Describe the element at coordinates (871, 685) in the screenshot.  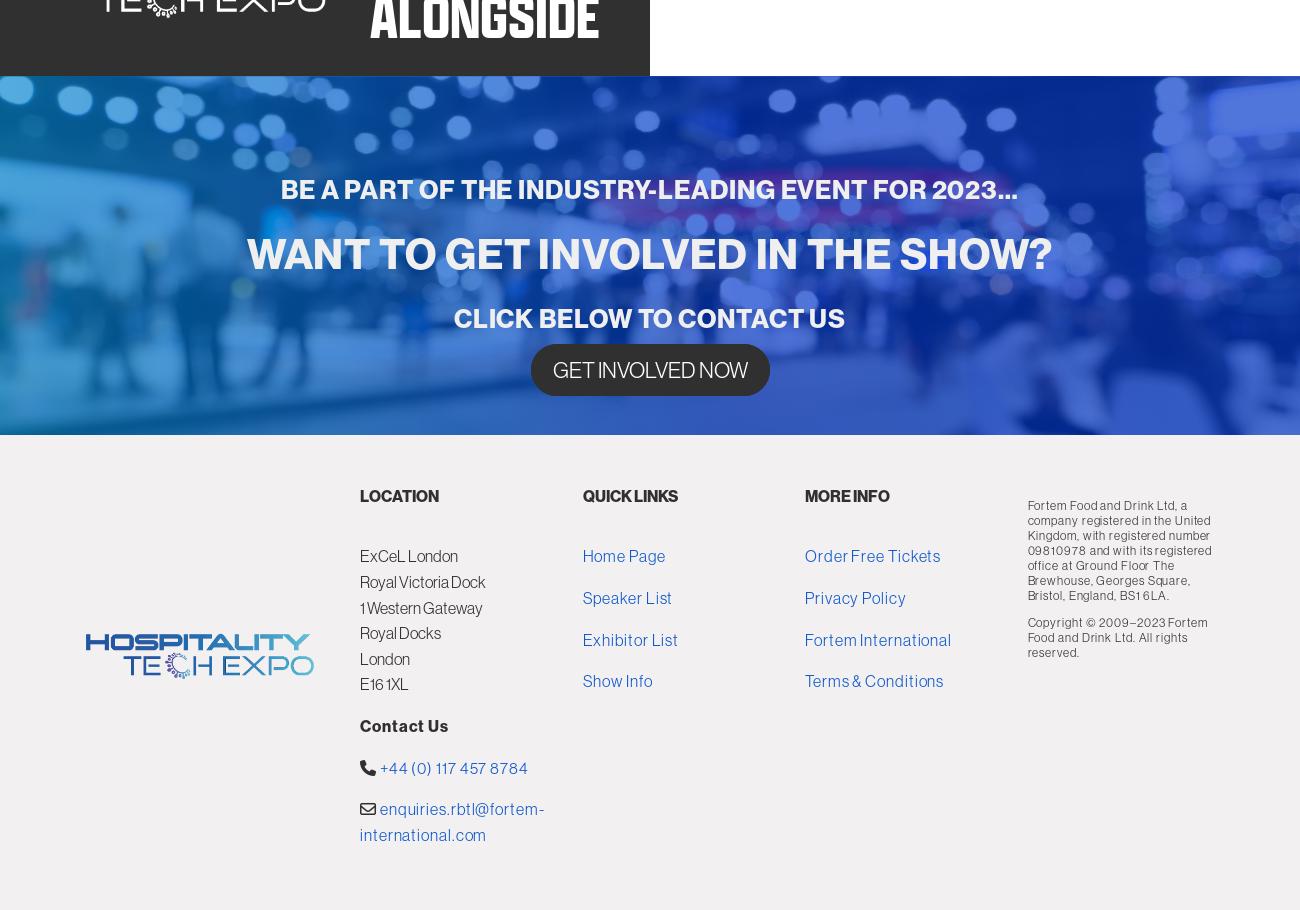
I see `'Order Free Tickets'` at that location.